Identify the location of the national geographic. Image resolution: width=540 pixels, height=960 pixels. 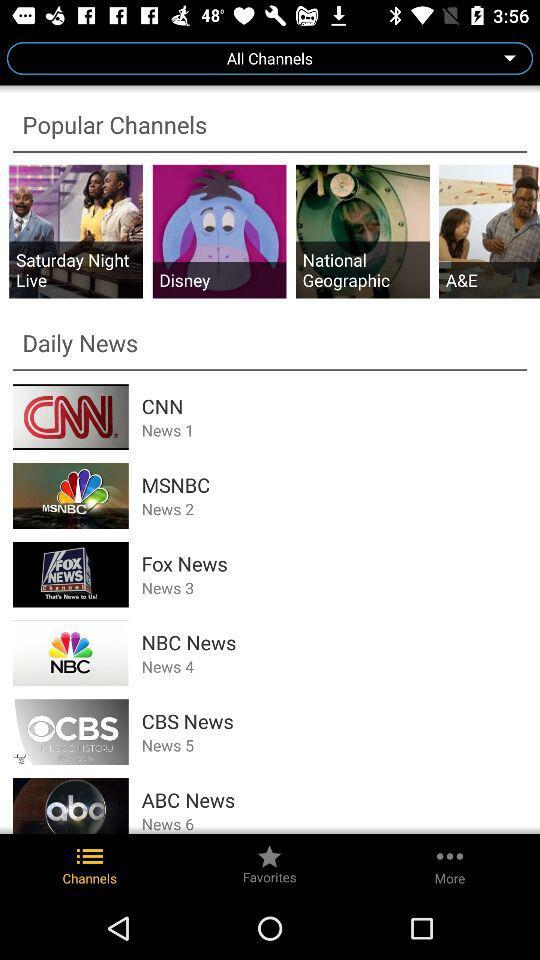
(361, 268).